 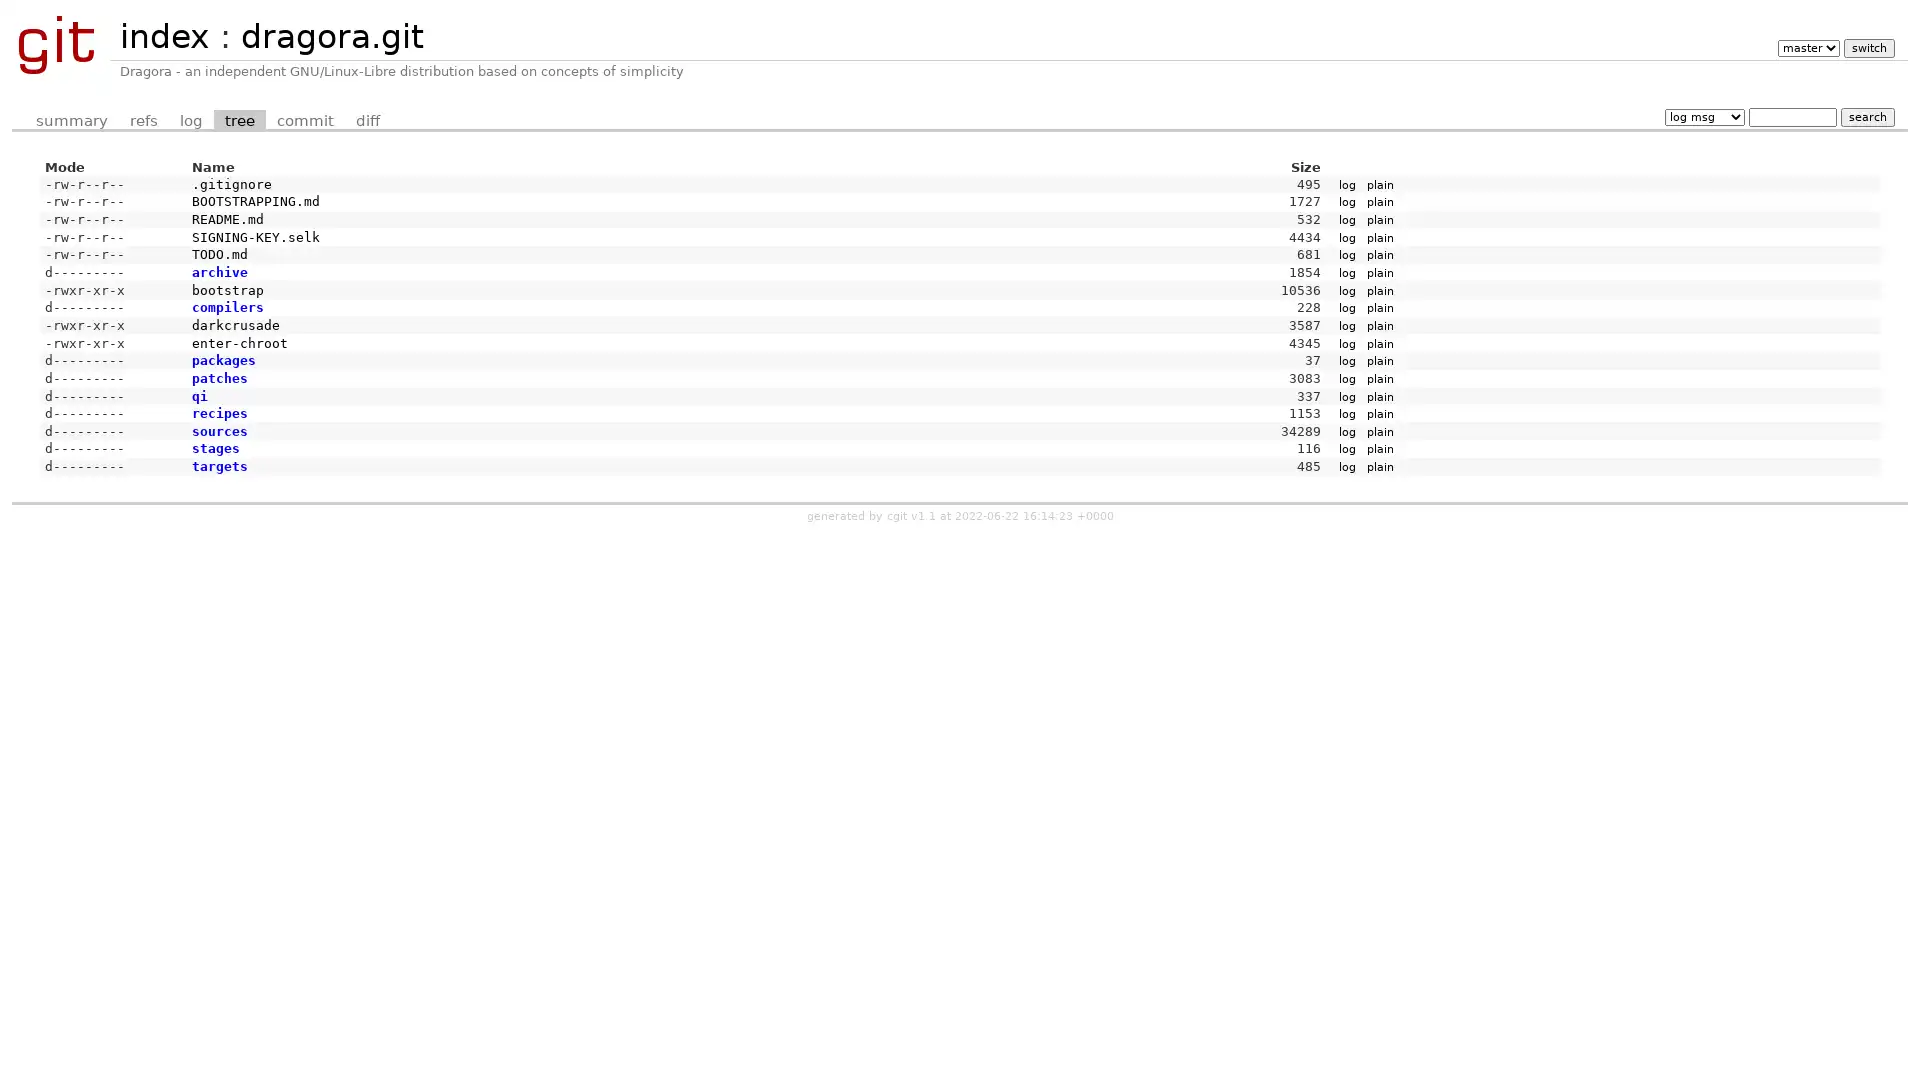 I want to click on switch, so click(x=1867, y=47).